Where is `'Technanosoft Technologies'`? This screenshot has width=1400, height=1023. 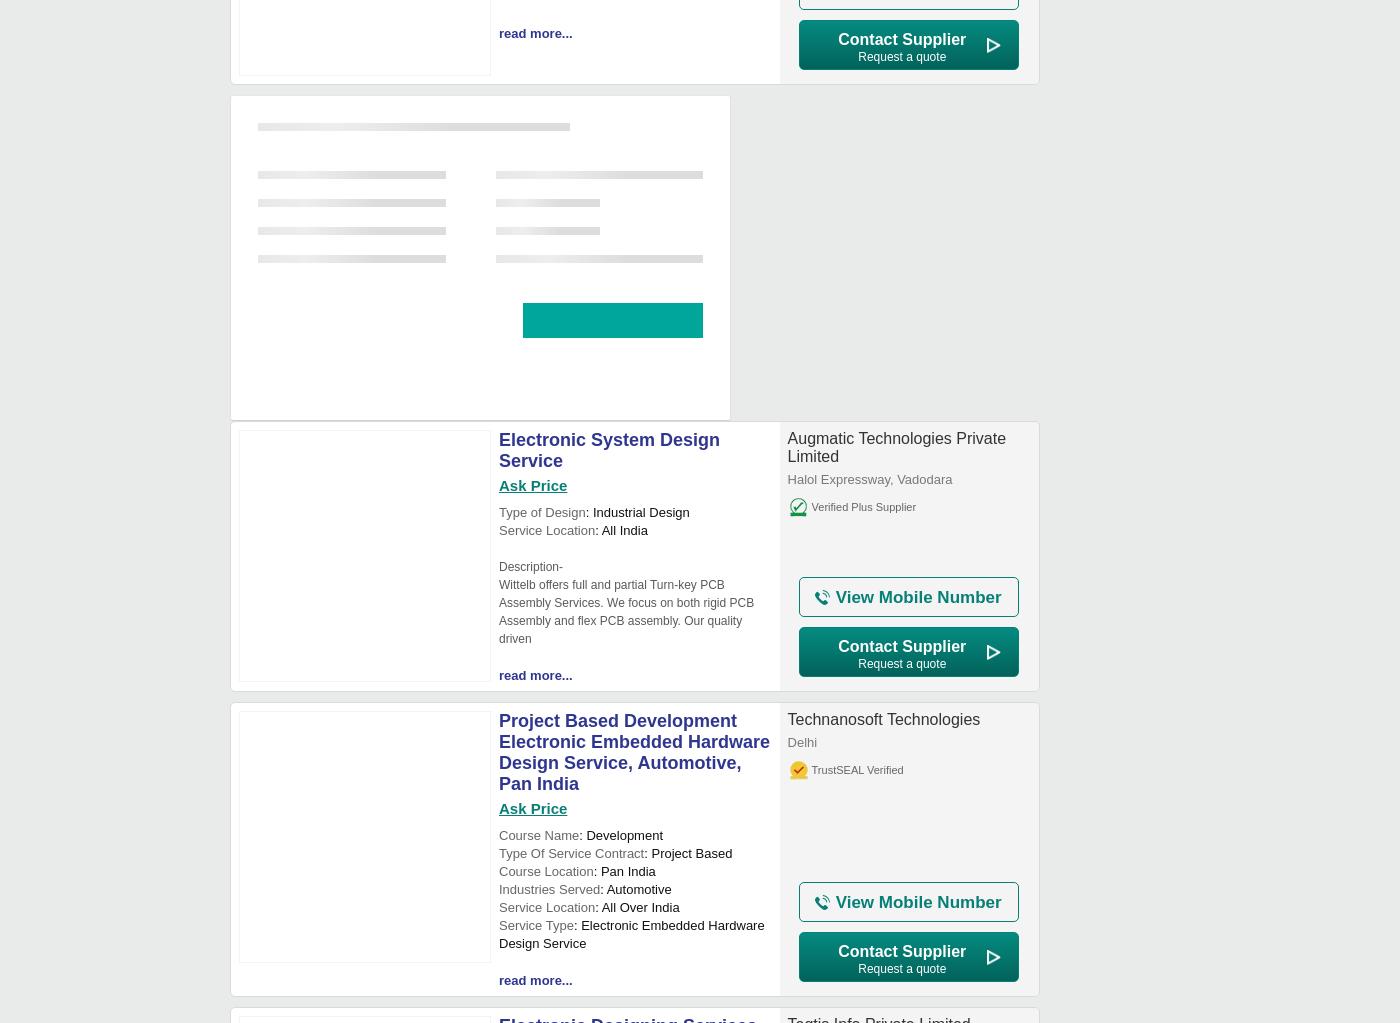 'Technanosoft Technologies' is located at coordinates (882, 719).